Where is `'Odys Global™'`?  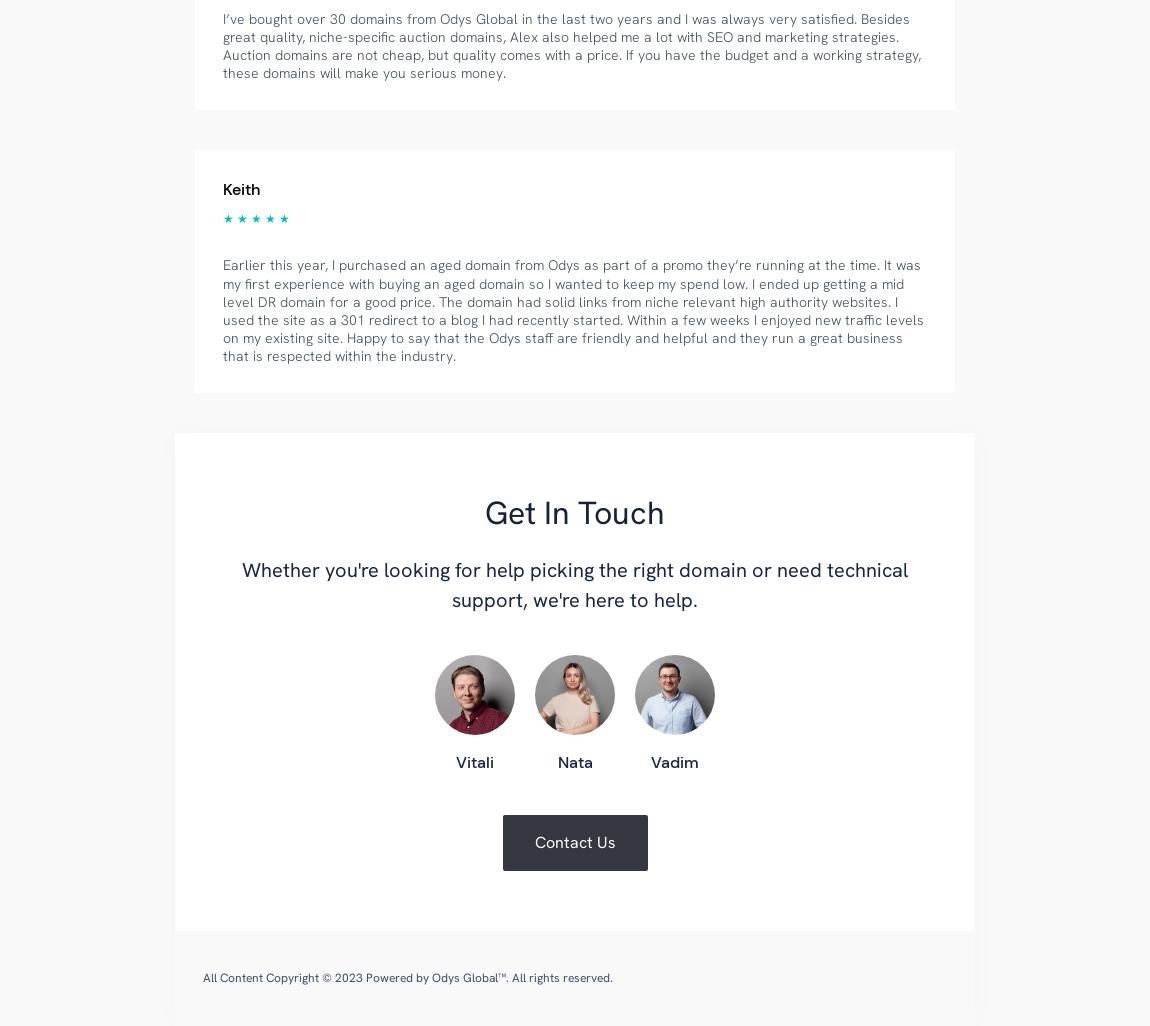
'Odys Global™' is located at coordinates (468, 976).